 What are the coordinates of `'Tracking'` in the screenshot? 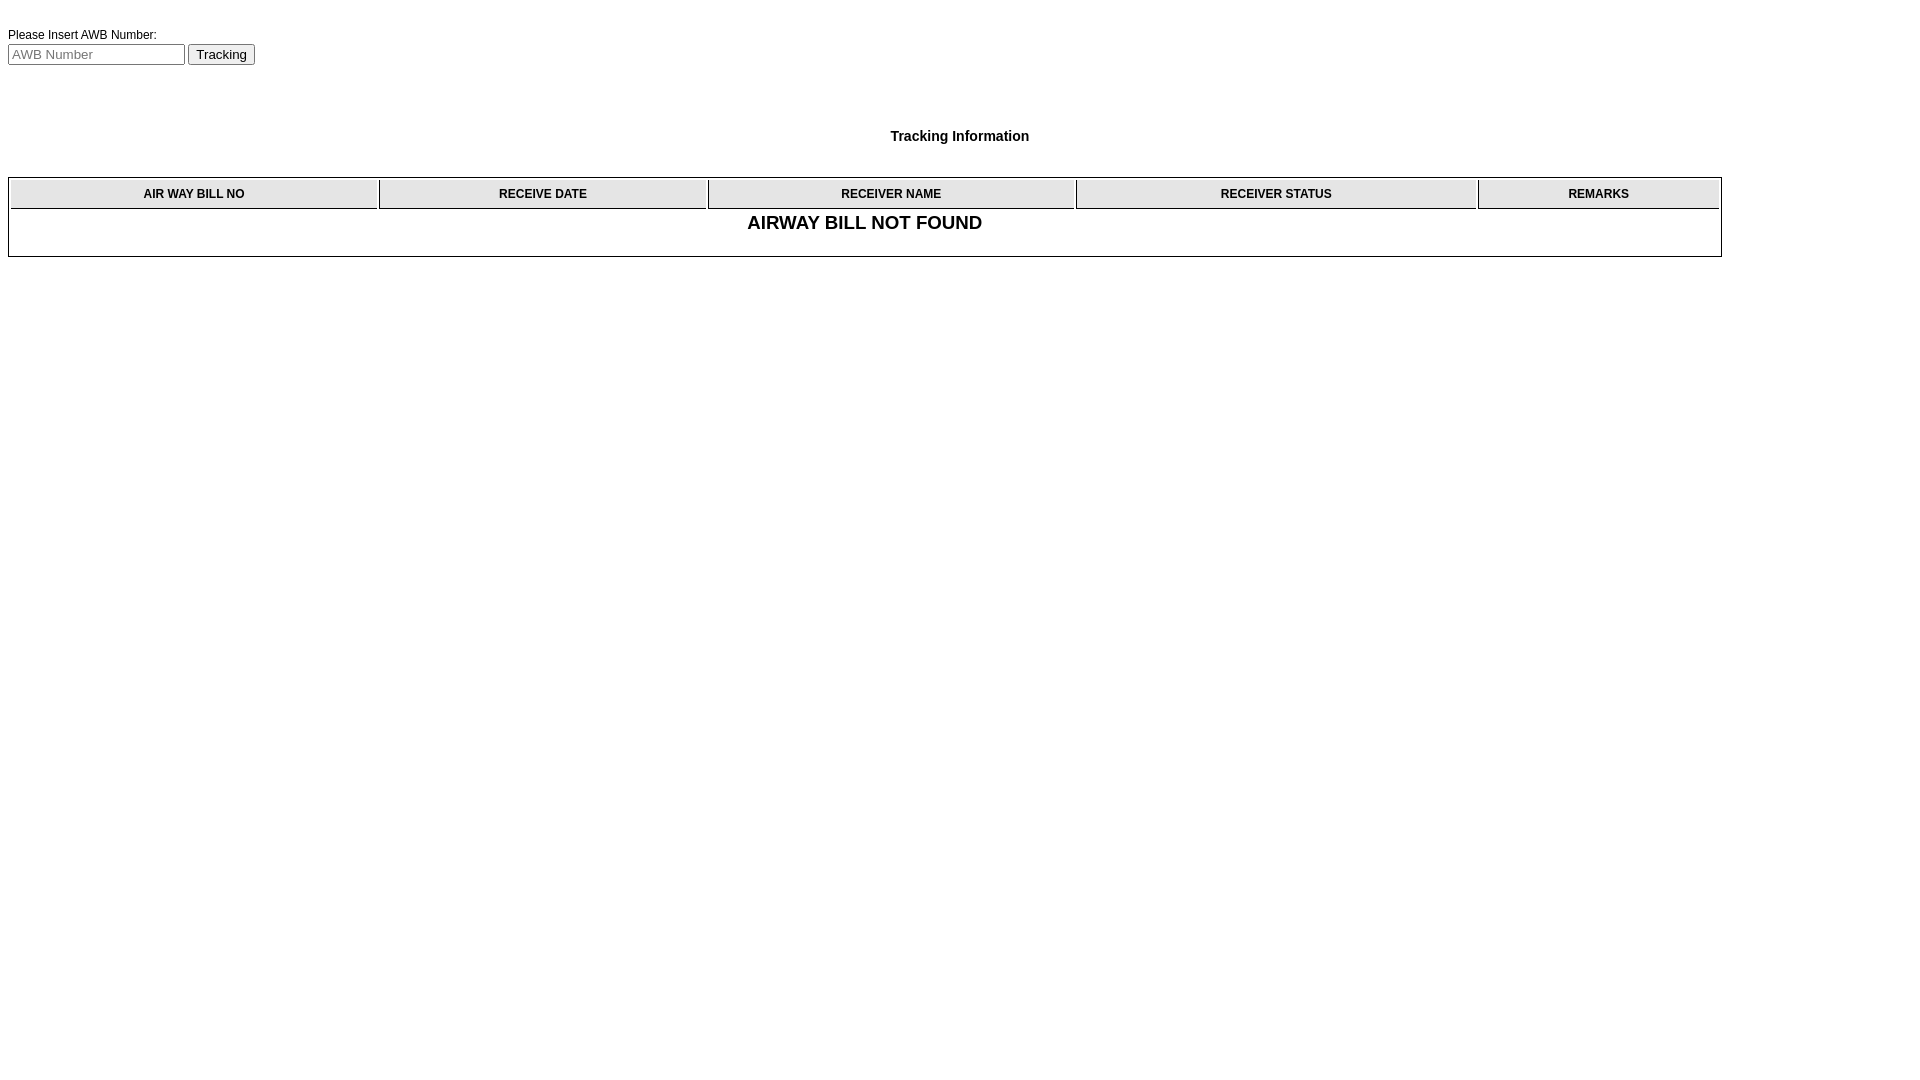 It's located at (187, 53).